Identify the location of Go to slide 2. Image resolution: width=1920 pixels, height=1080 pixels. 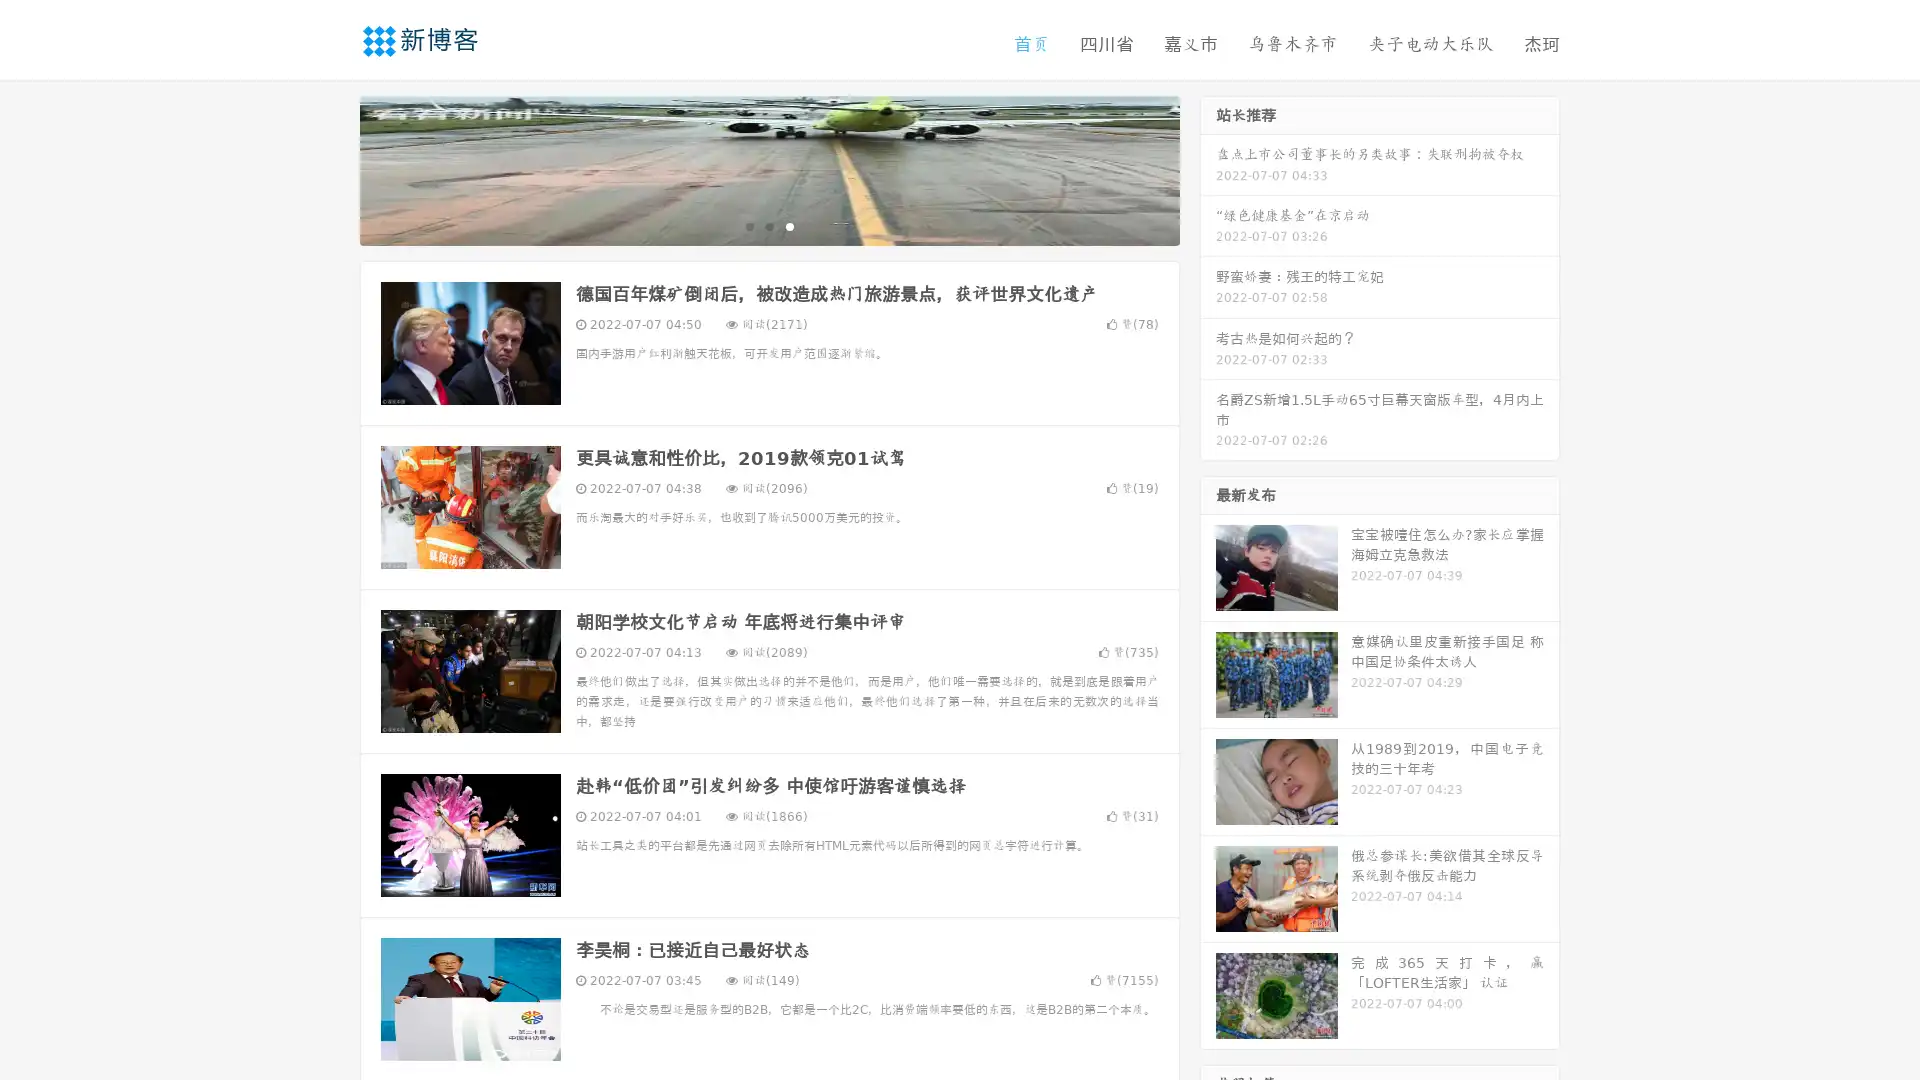
(768, 225).